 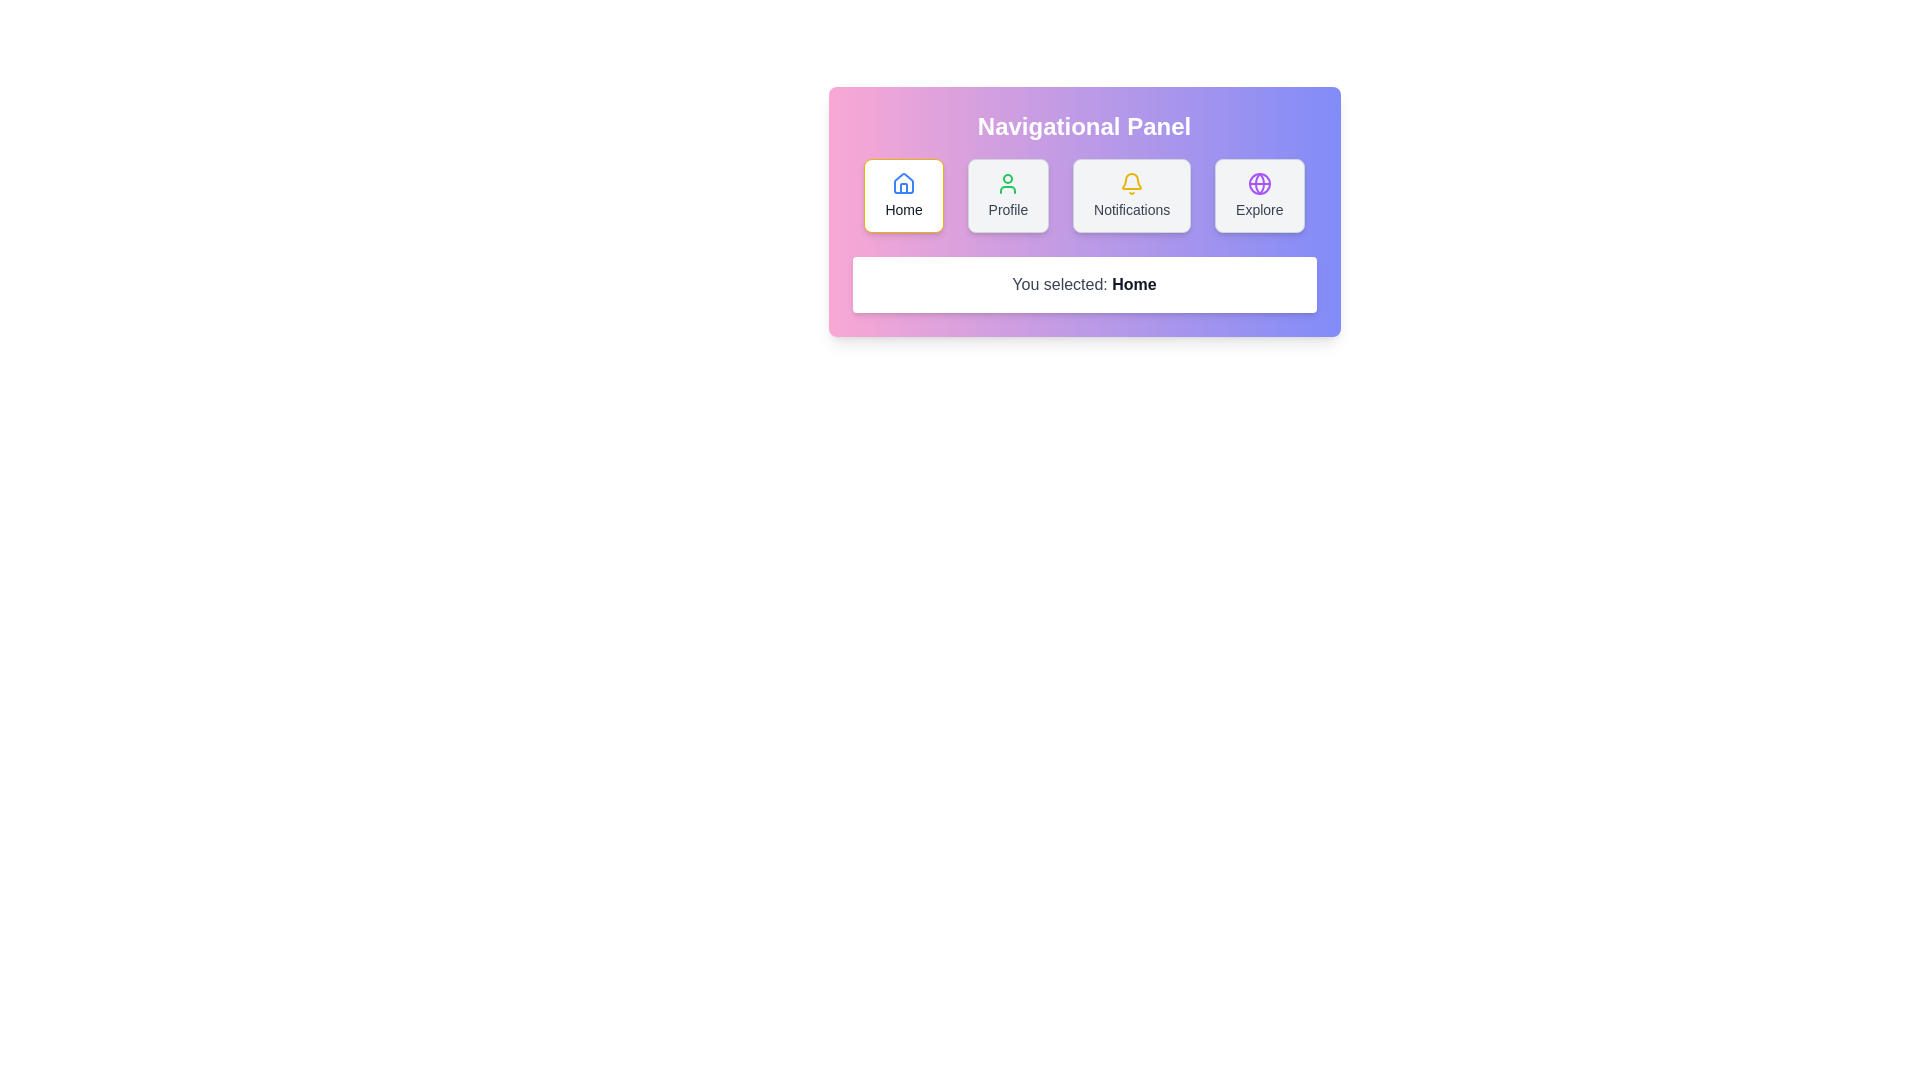 What do you see at coordinates (1132, 181) in the screenshot?
I see `the lower part of the bell icon in the 'Notifications' button located in the navigation panel, which is the third button from the left` at bounding box center [1132, 181].